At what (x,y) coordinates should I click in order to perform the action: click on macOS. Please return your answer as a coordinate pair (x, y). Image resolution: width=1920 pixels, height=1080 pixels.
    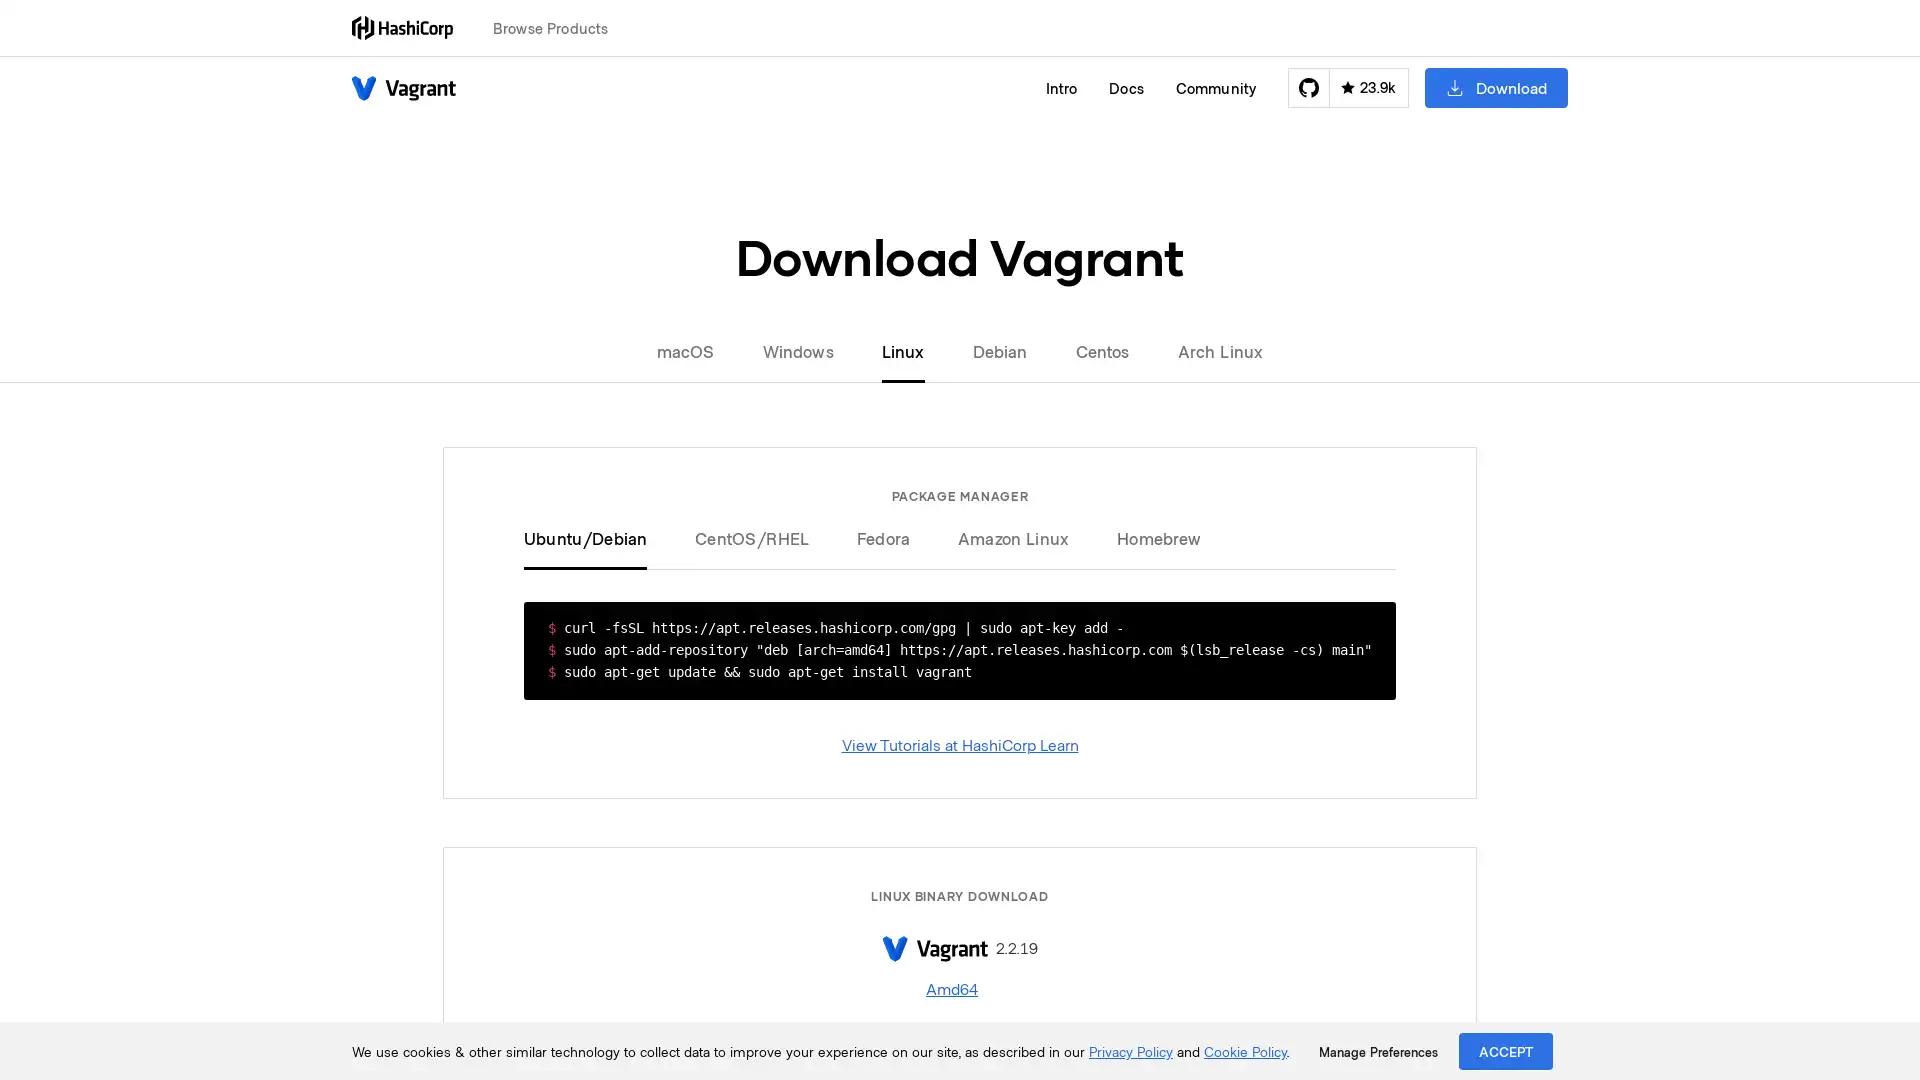
    Looking at the image, I should click on (696, 350).